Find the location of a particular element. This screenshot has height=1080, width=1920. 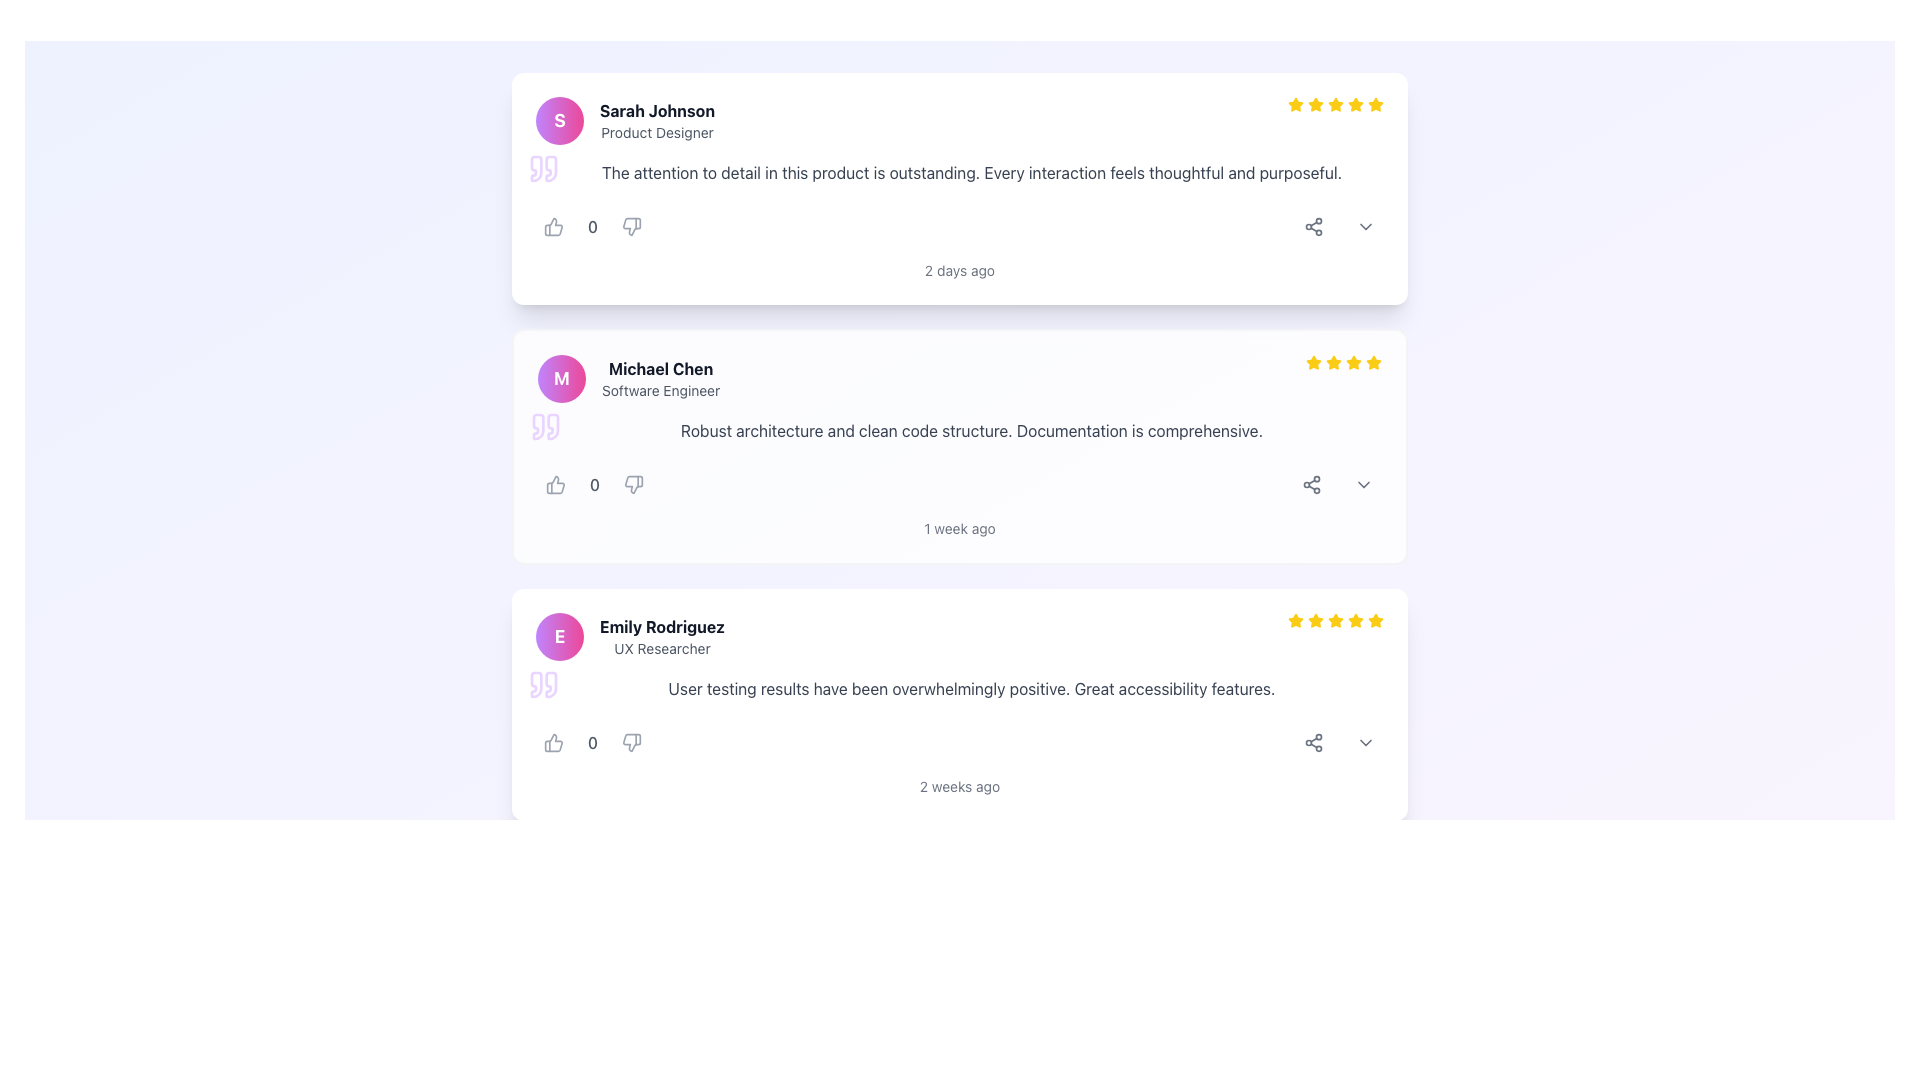

the middle star of the rating component in the top-right corner of Michael Chen's comment box is located at coordinates (1344, 362).